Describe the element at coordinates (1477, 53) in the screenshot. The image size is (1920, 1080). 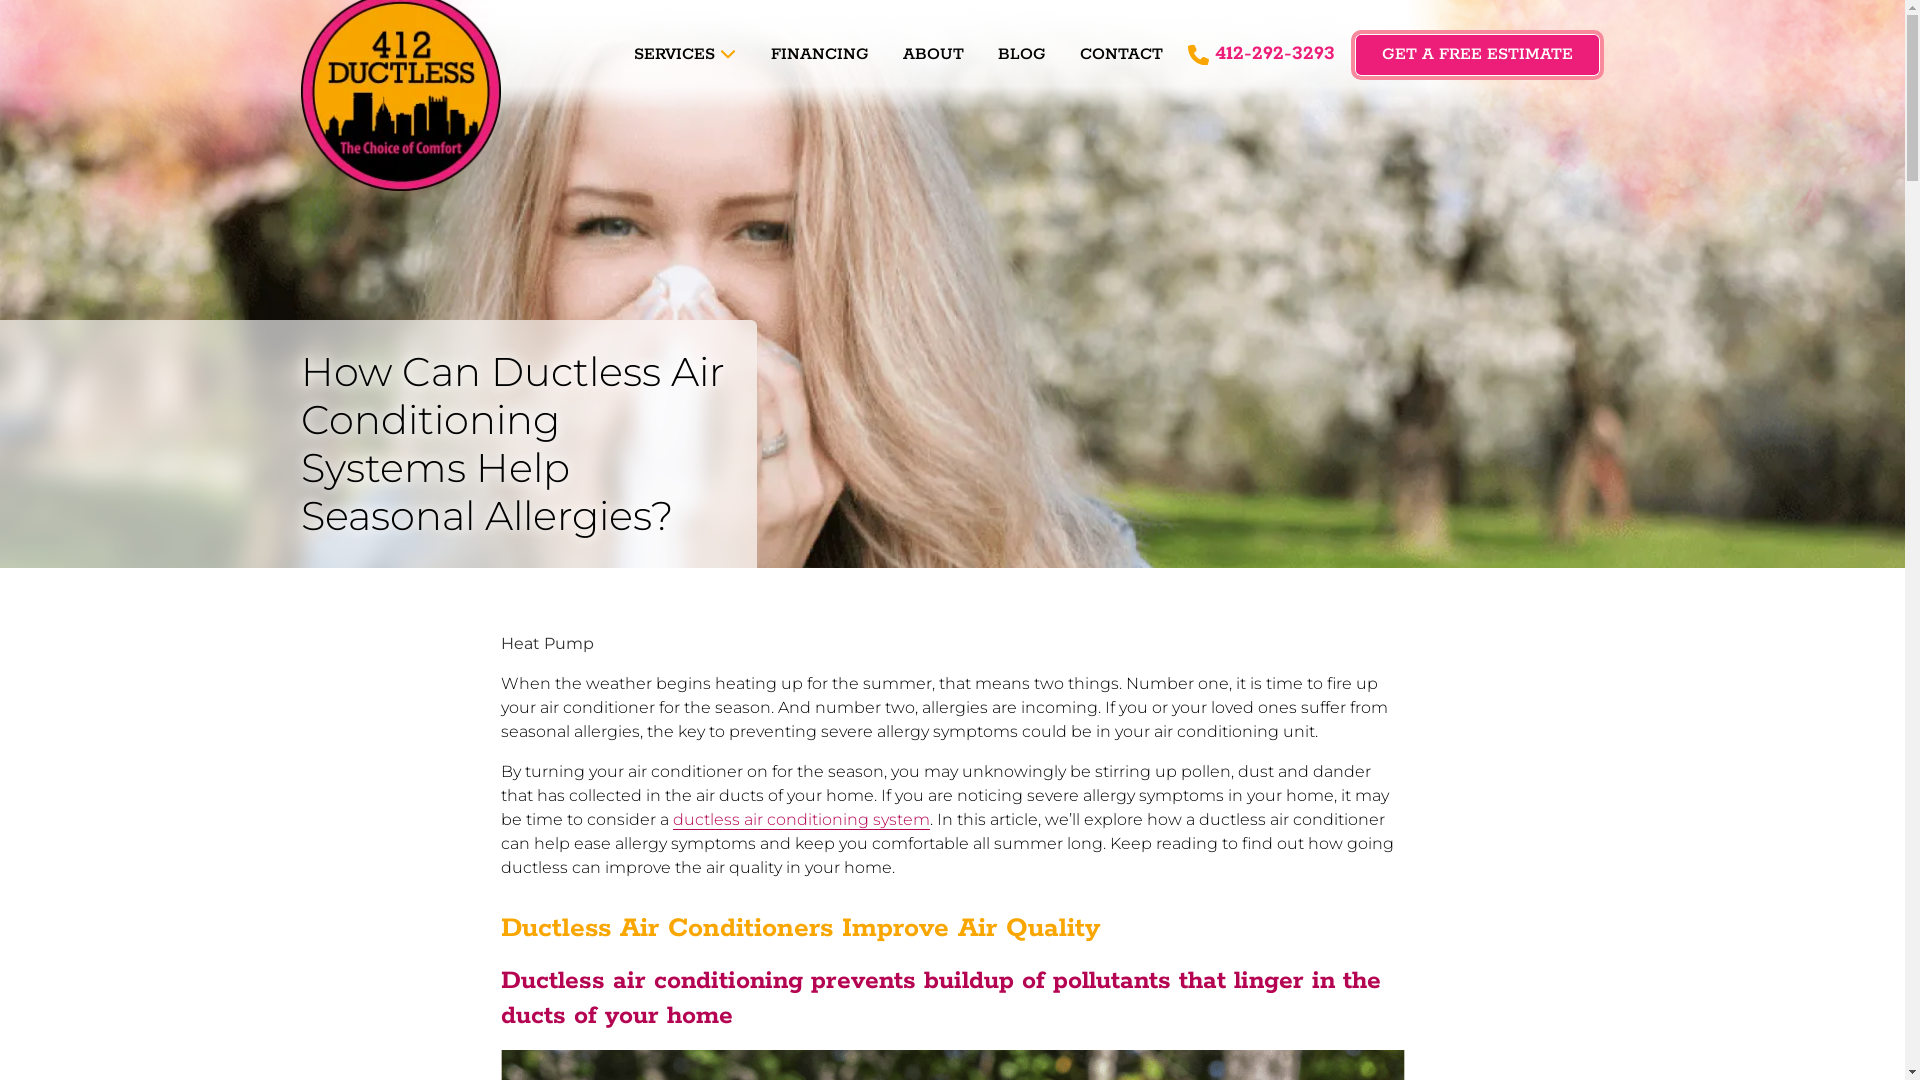
I see `'GET A FREE ESTIMATE'` at that location.